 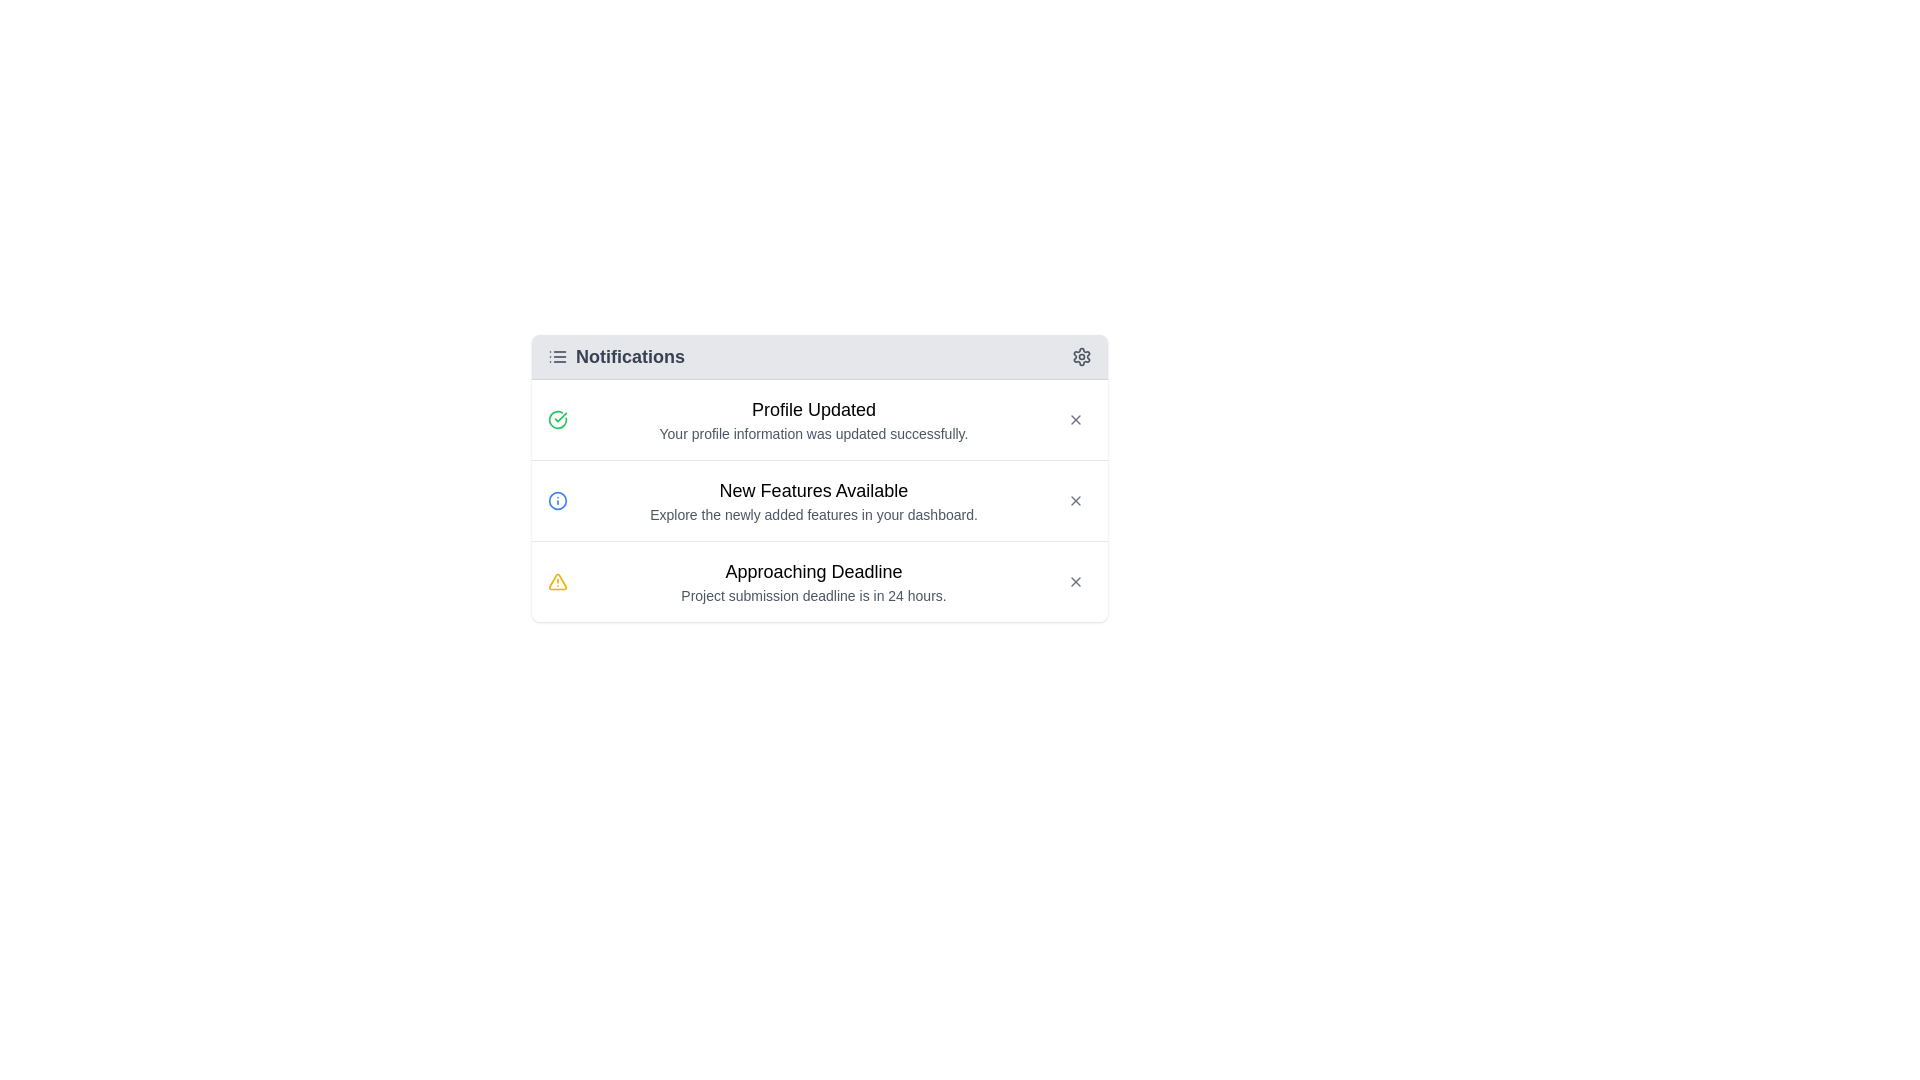 I want to click on the notification displayed in the text component that informs about an approaching deadline. This notification is the third item in the list, following 'Profile Updated' and 'New Features Available.', so click(x=814, y=582).